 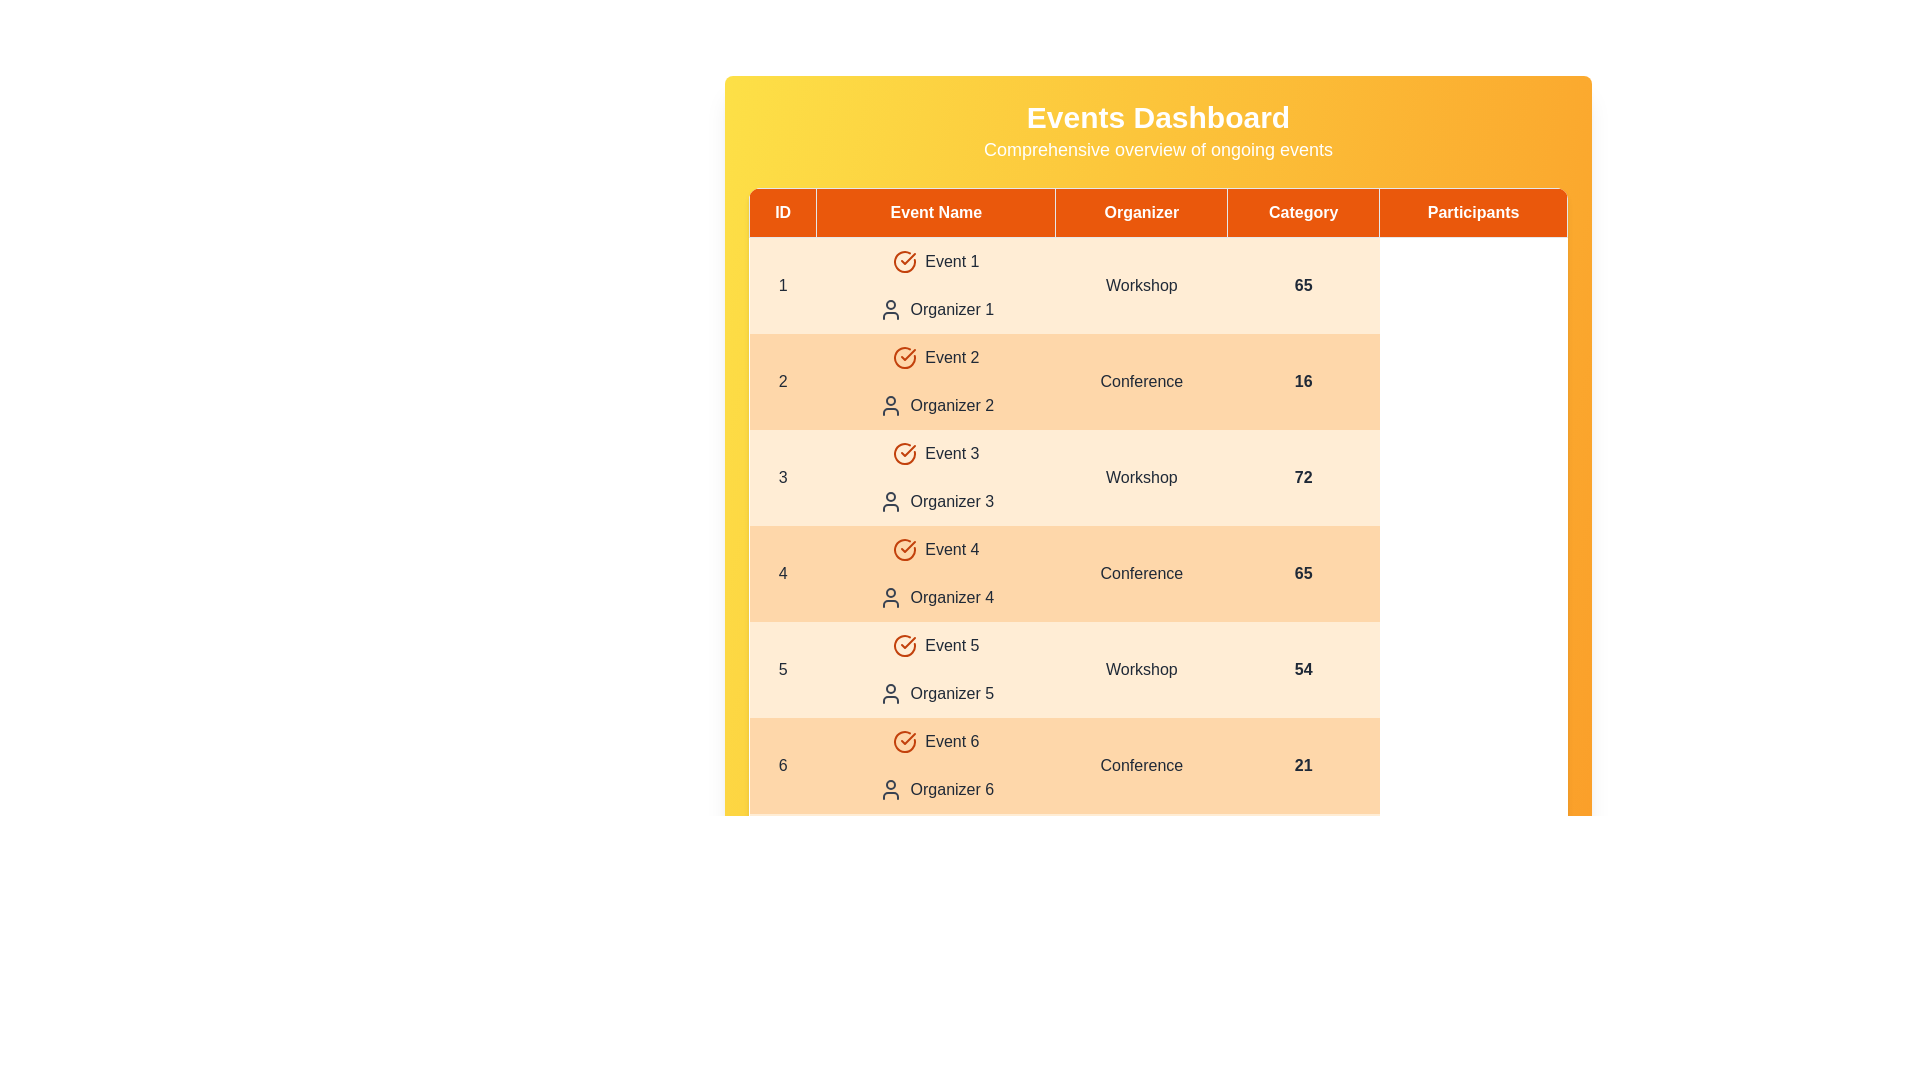 What do you see at coordinates (1302, 212) in the screenshot?
I see `the column header Category to sort the table by that column` at bounding box center [1302, 212].